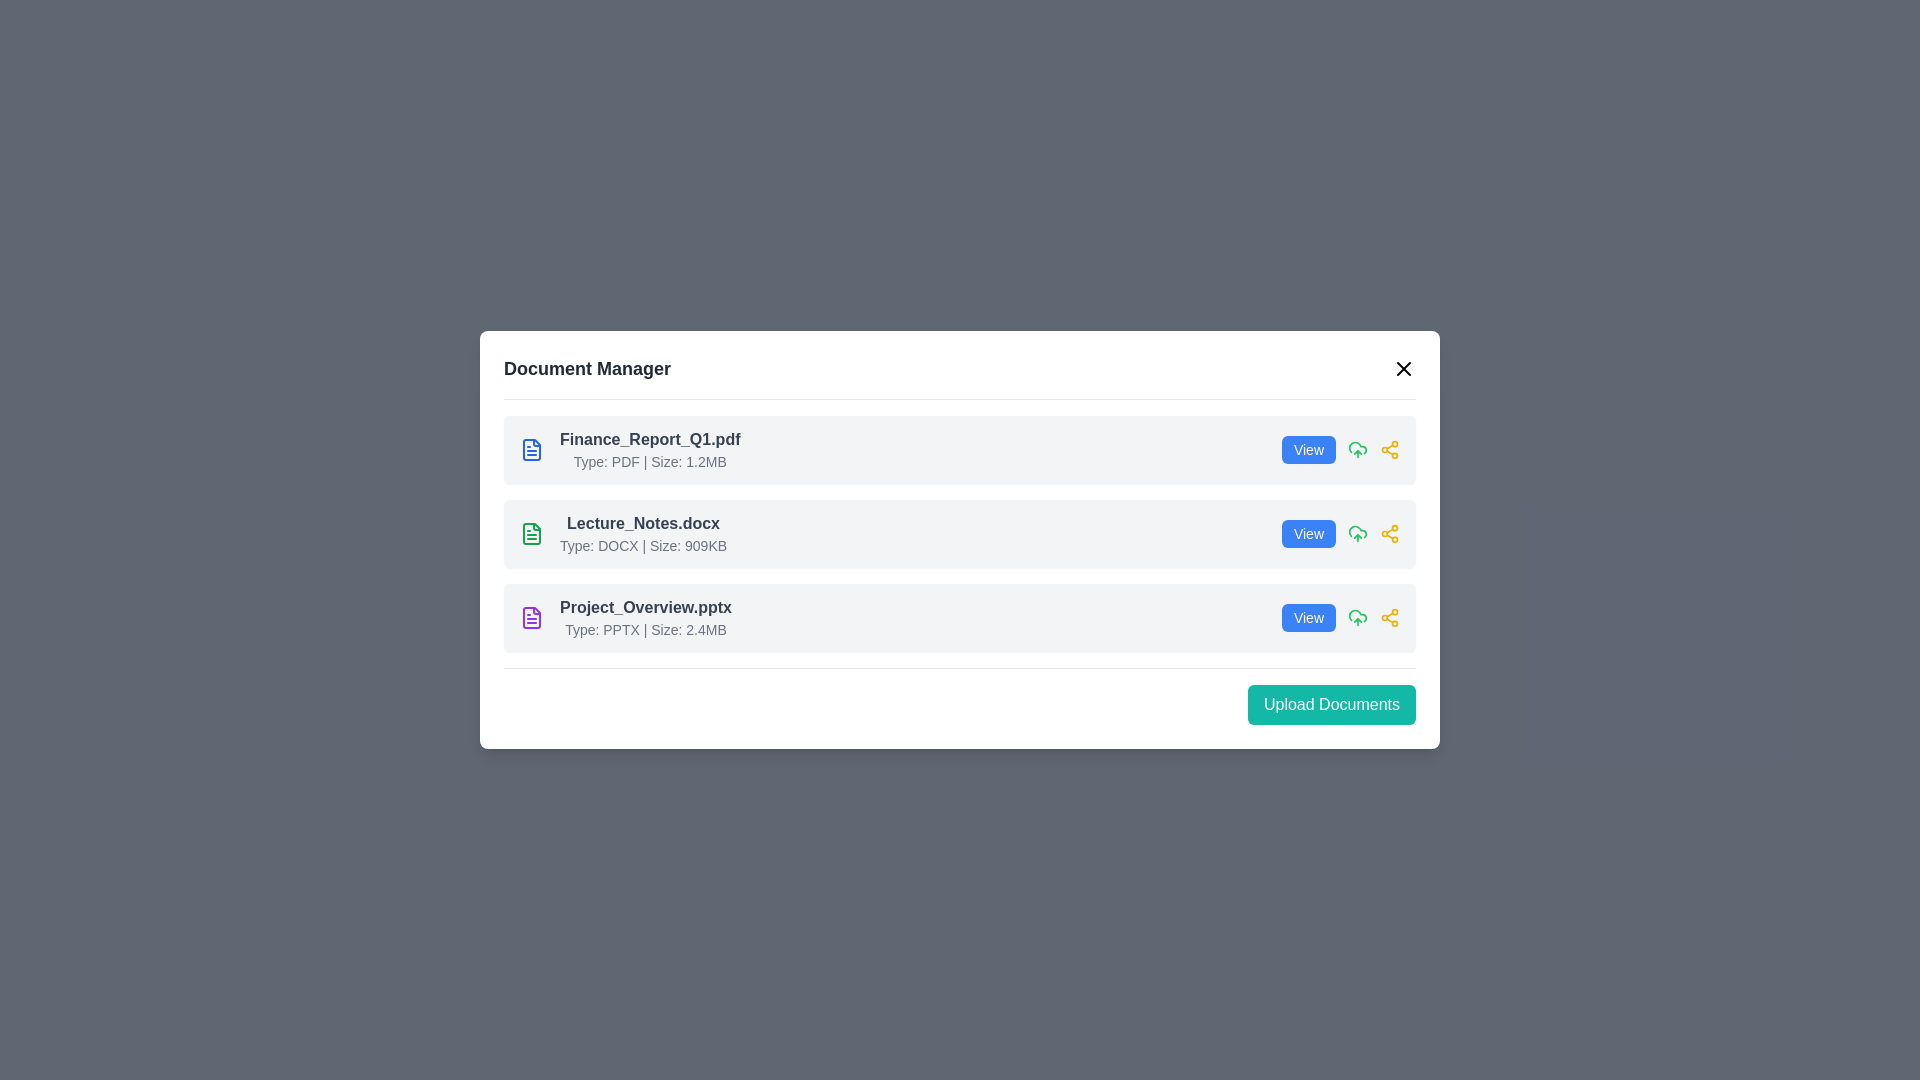 The image size is (1920, 1080). I want to click on the diagonal line of the 'X' icon located at the top-right corner of the modal dialog box, so click(1402, 369).